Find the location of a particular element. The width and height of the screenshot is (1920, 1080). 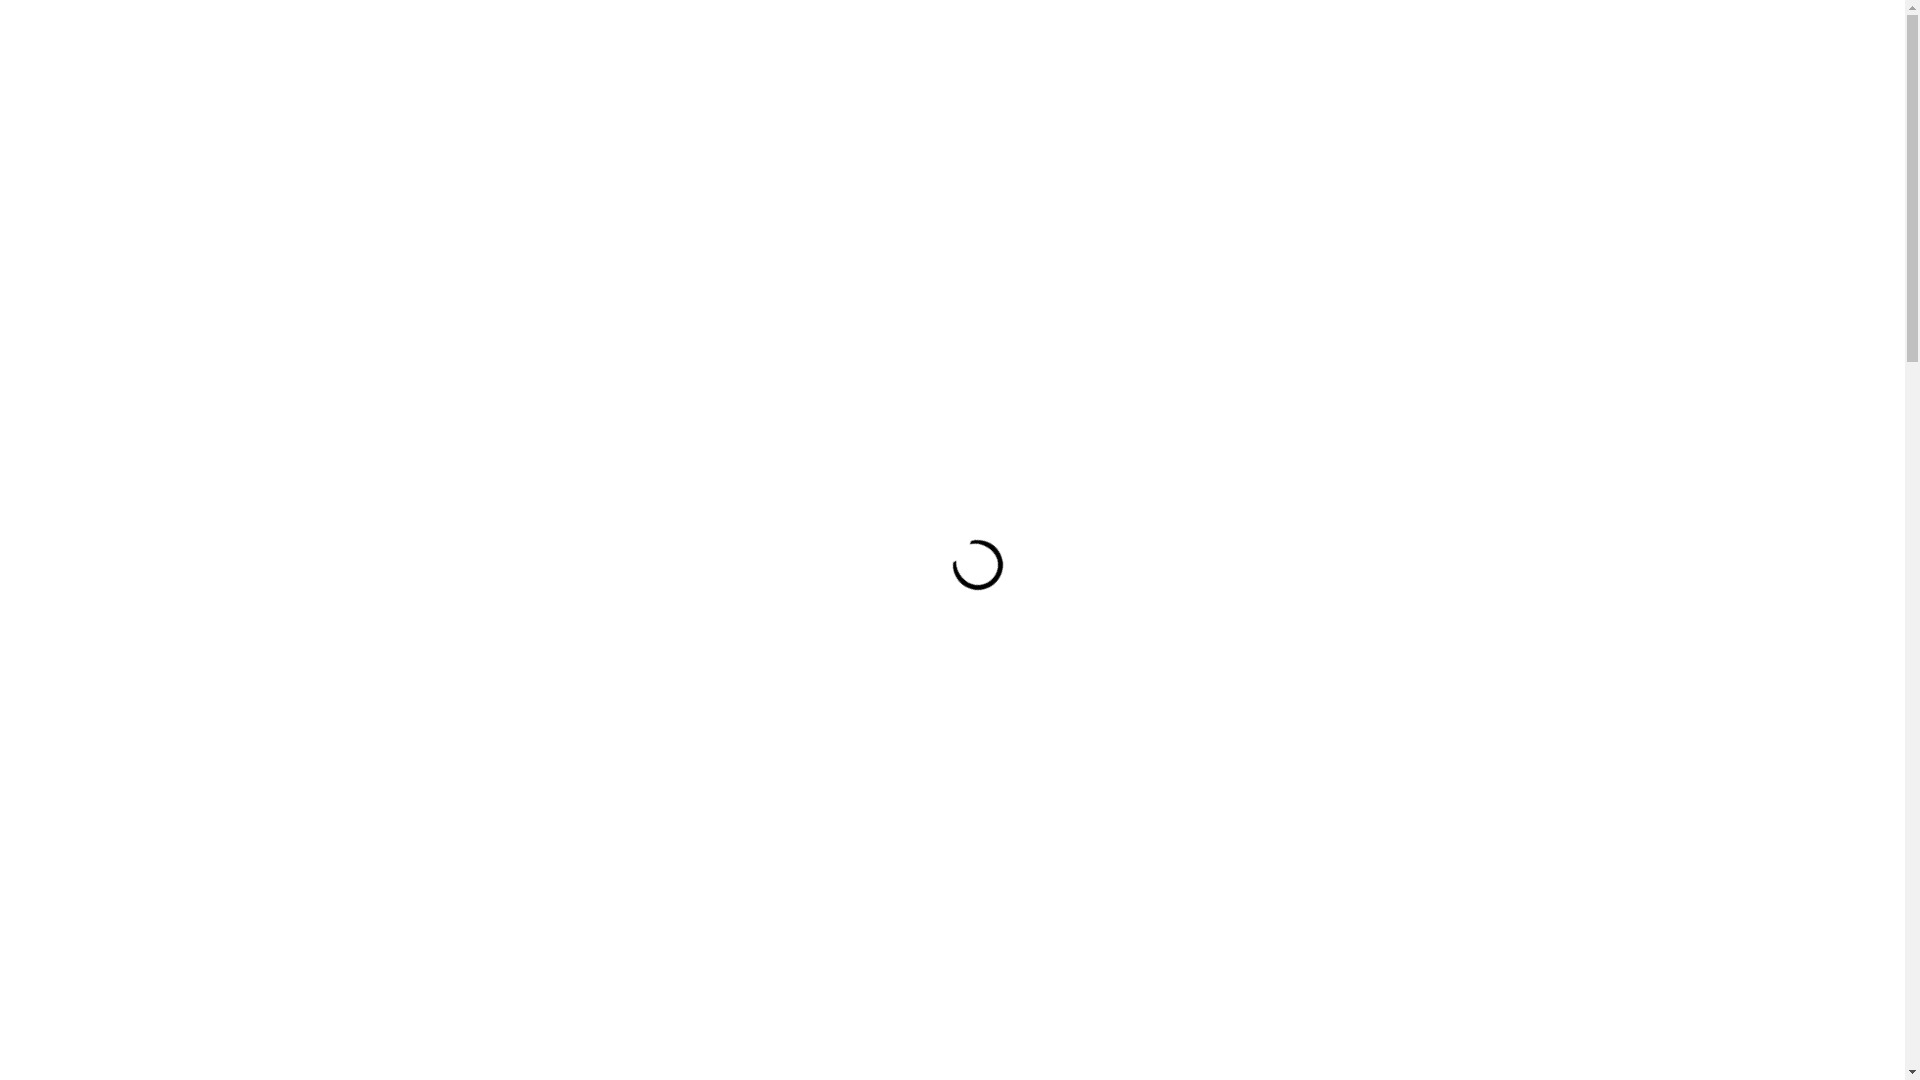

'projects' is located at coordinates (527, 145).